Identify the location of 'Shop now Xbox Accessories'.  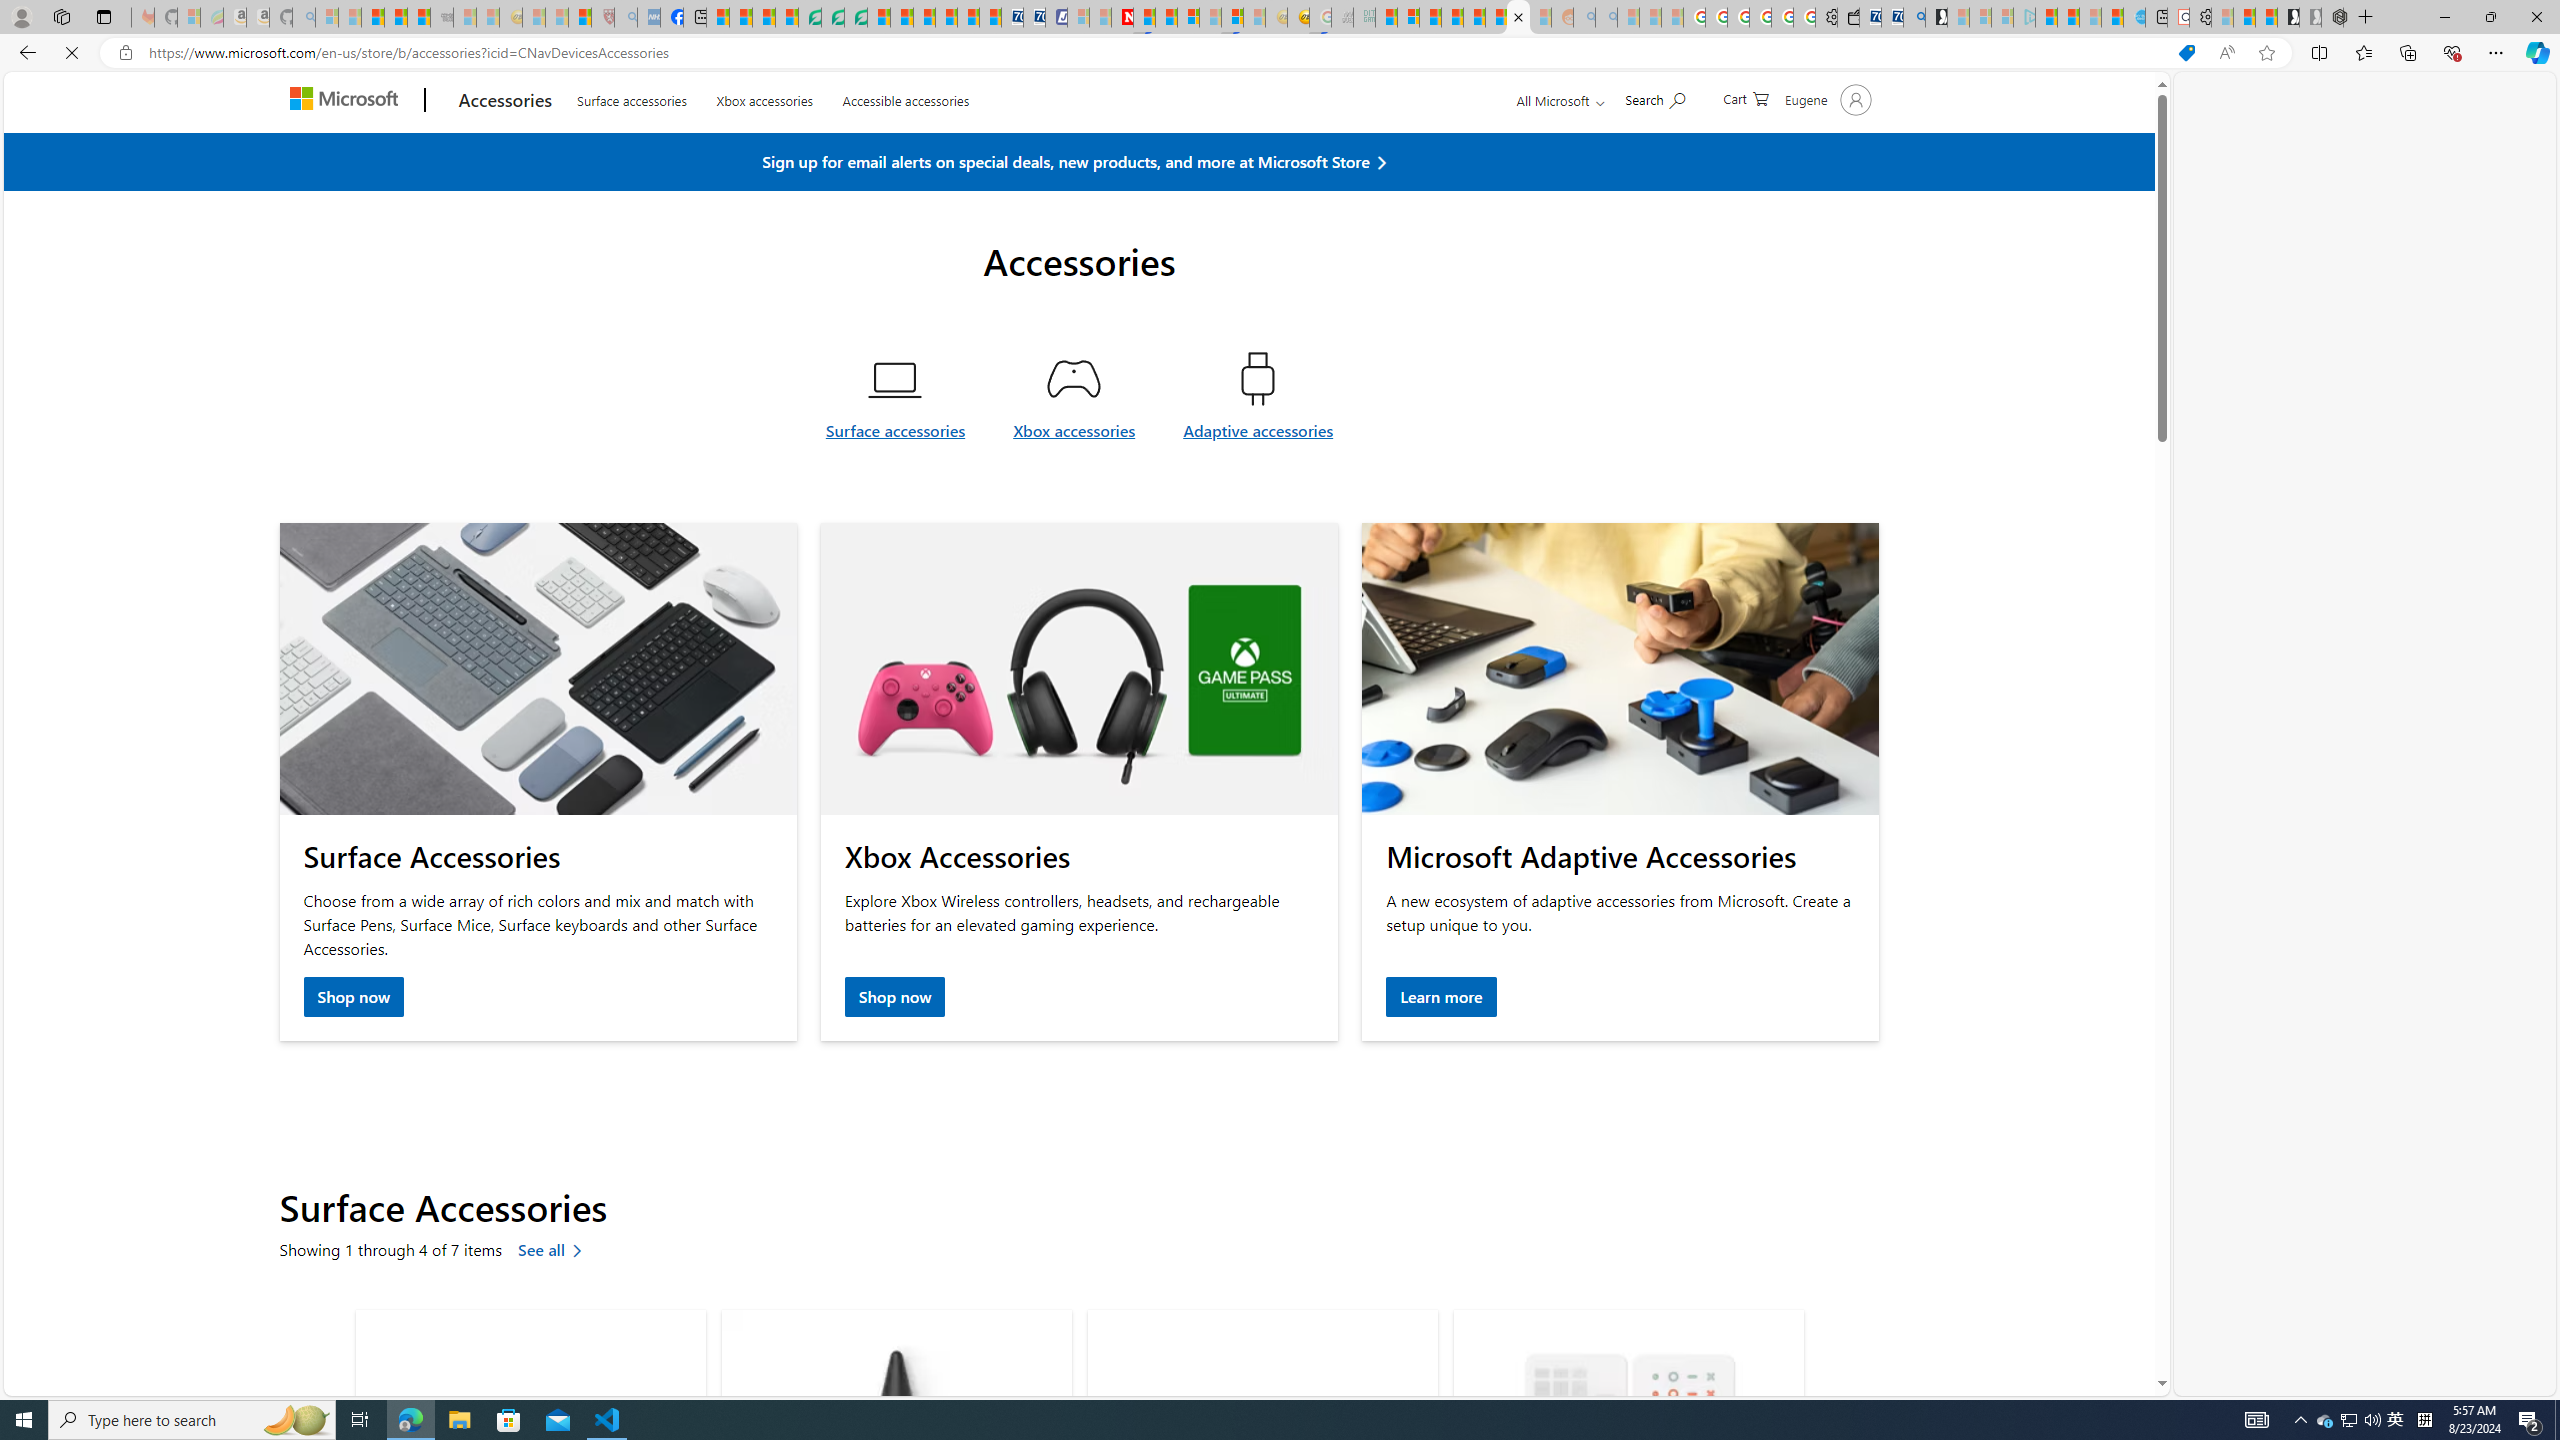
(896, 997).